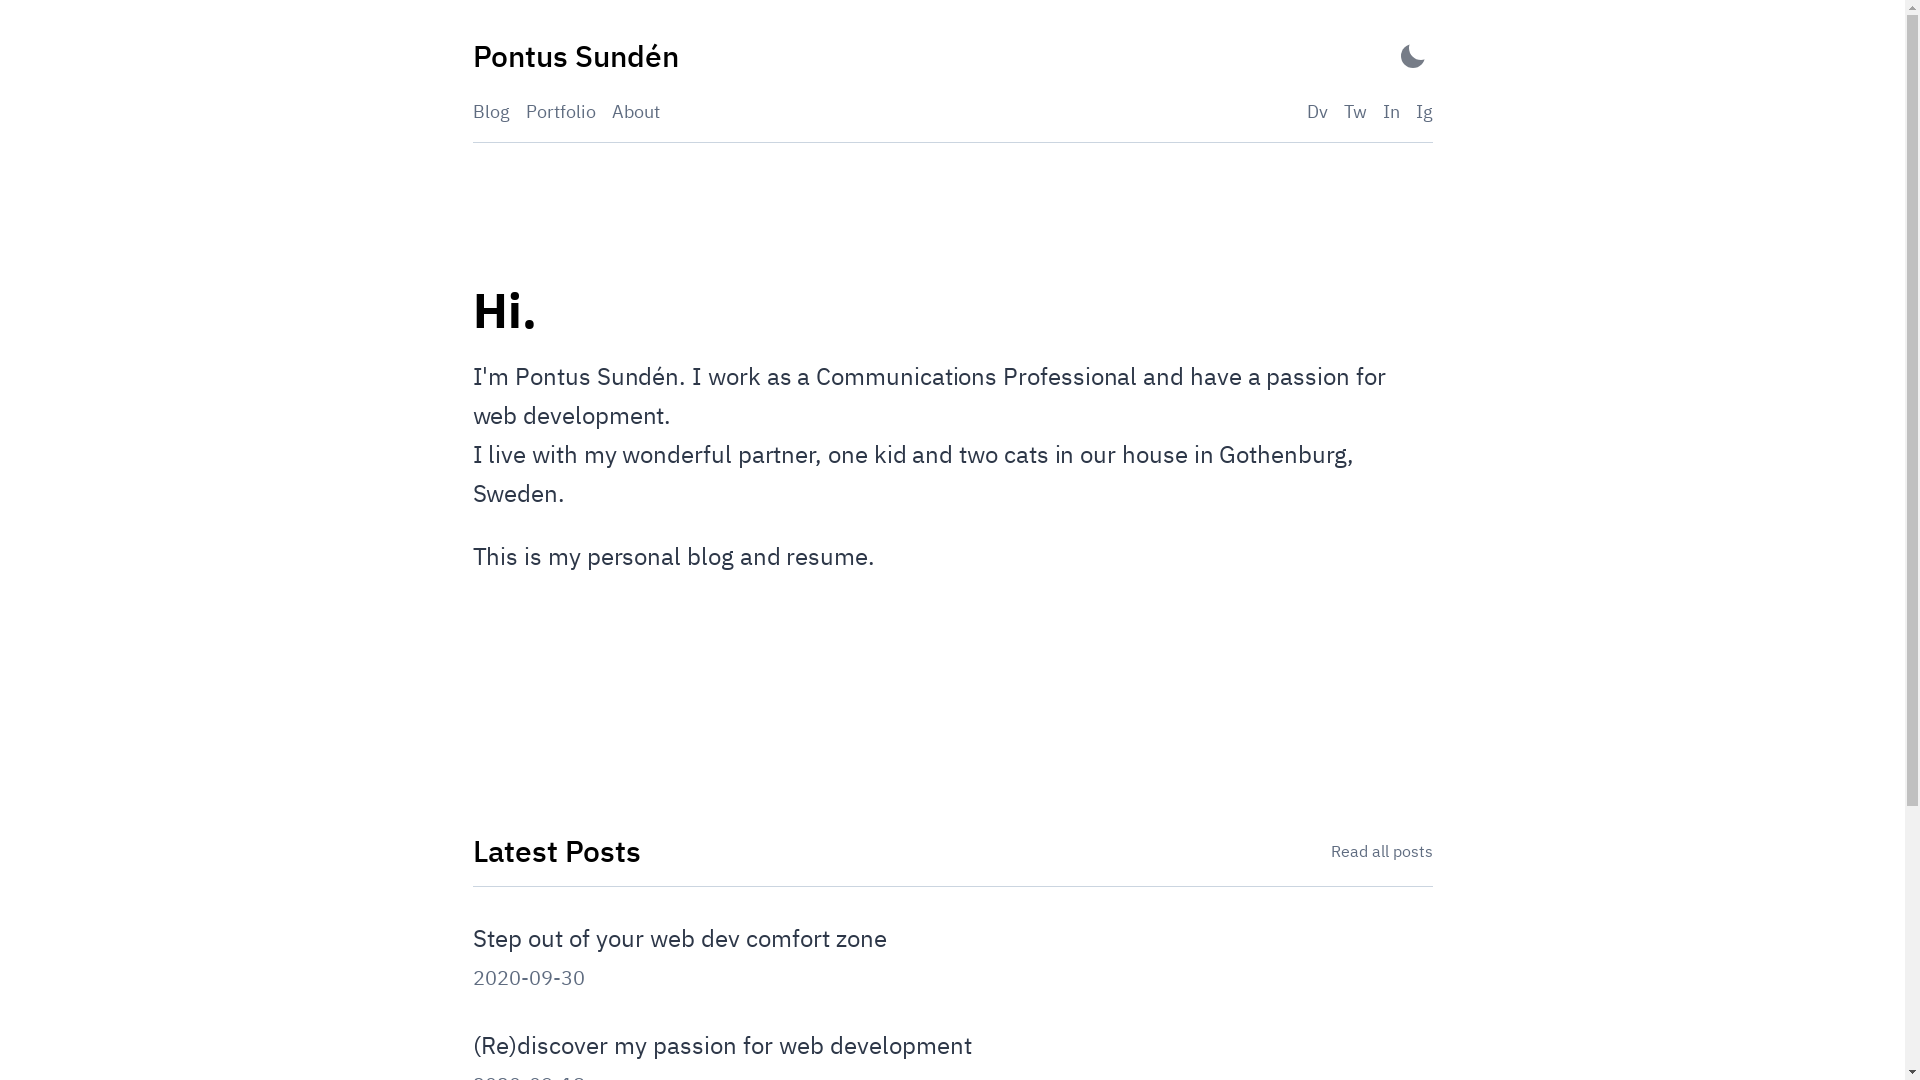  I want to click on 'Step out of your web dev comfort zone', so click(678, 937).